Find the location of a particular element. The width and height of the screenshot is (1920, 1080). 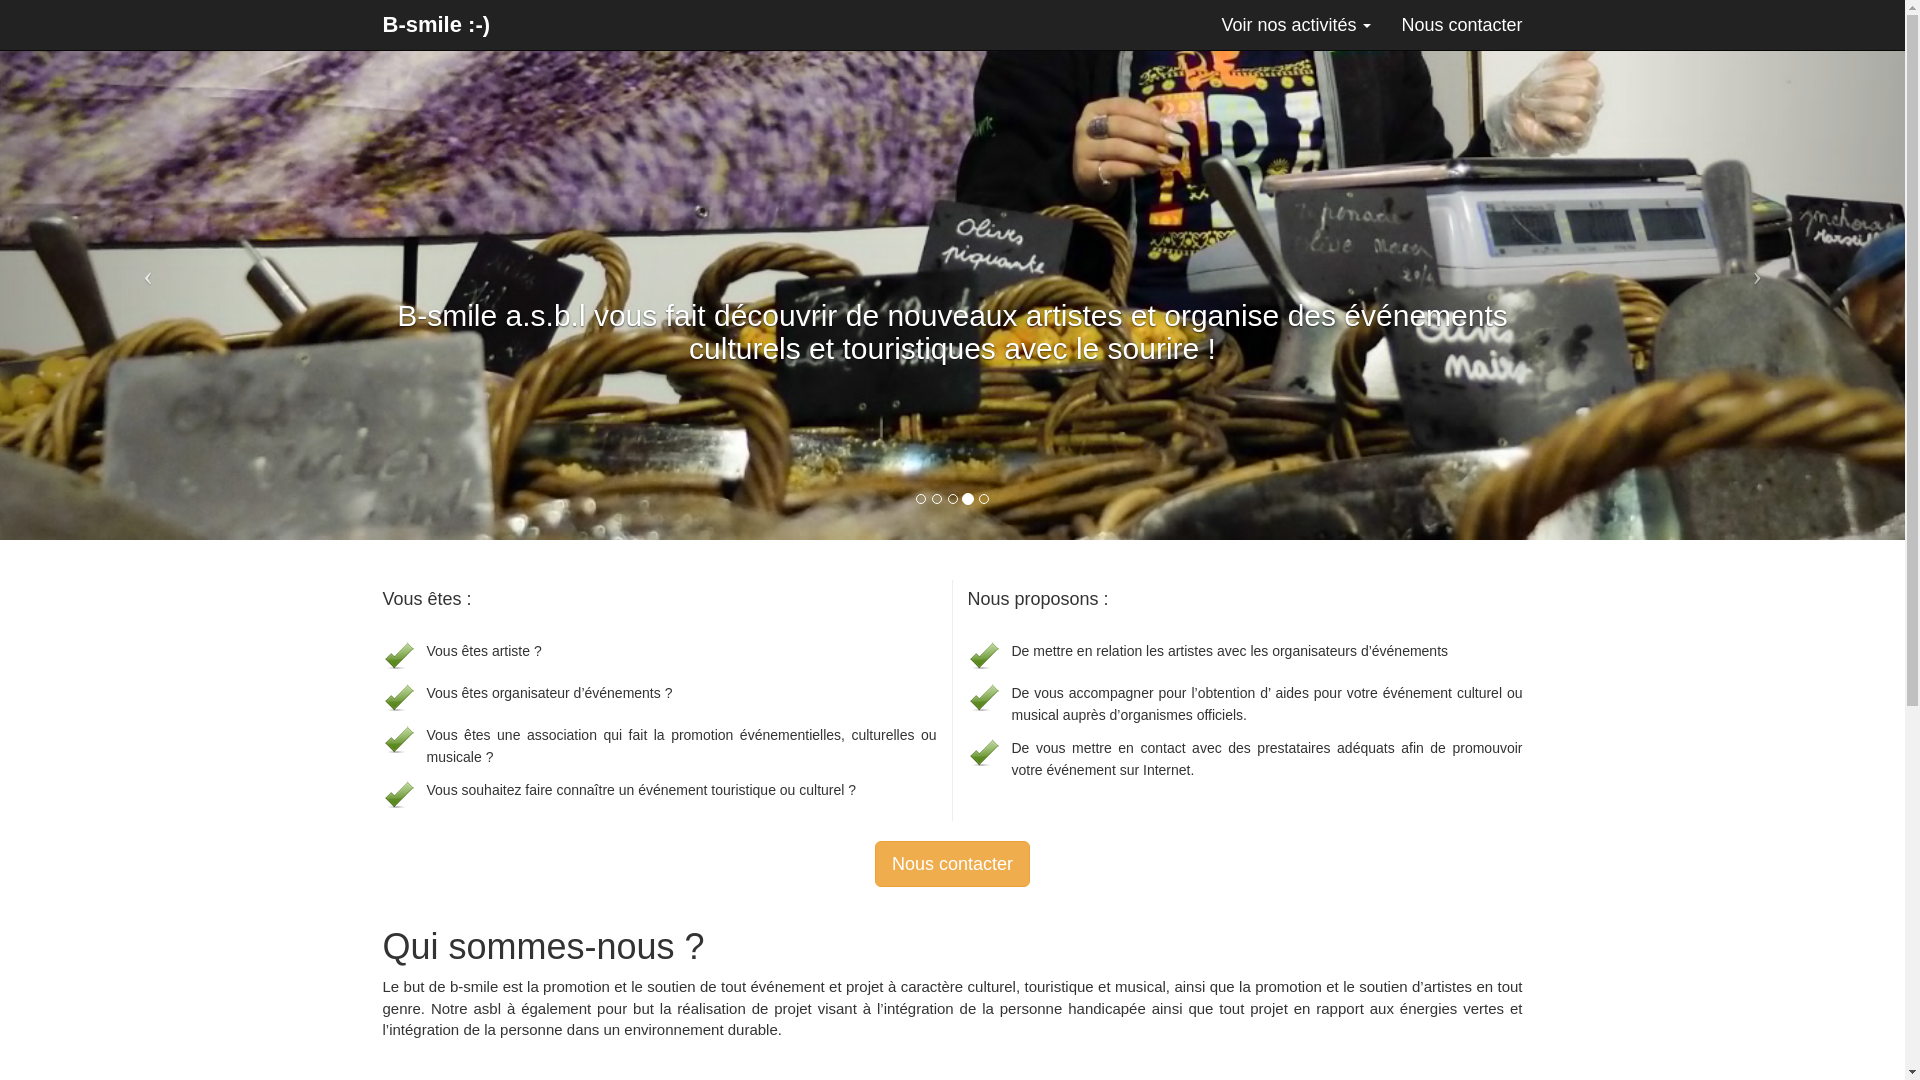

'Nous contacter' is located at coordinates (1461, 24).